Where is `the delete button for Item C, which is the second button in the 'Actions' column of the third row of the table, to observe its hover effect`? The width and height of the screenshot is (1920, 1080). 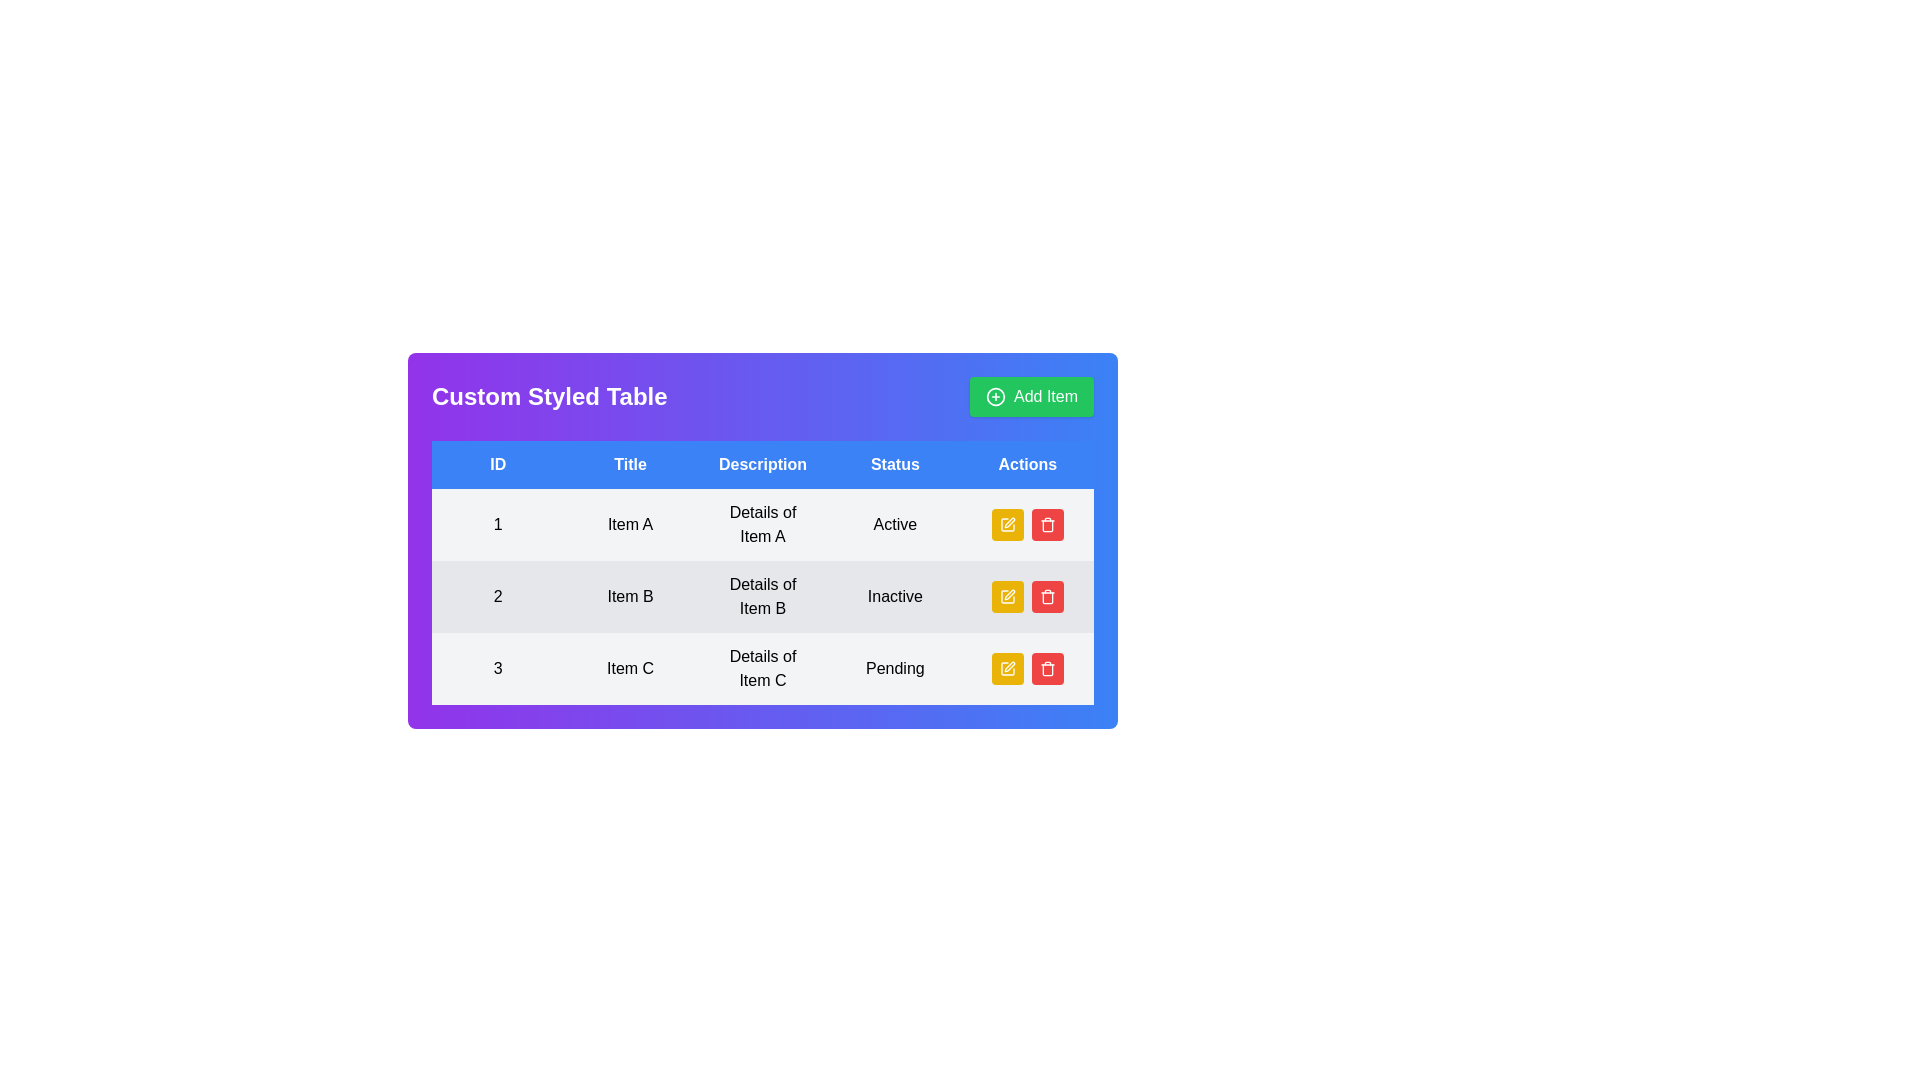 the delete button for Item C, which is the second button in the 'Actions' column of the third row of the table, to observe its hover effect is located at coordinates (1046, 668).